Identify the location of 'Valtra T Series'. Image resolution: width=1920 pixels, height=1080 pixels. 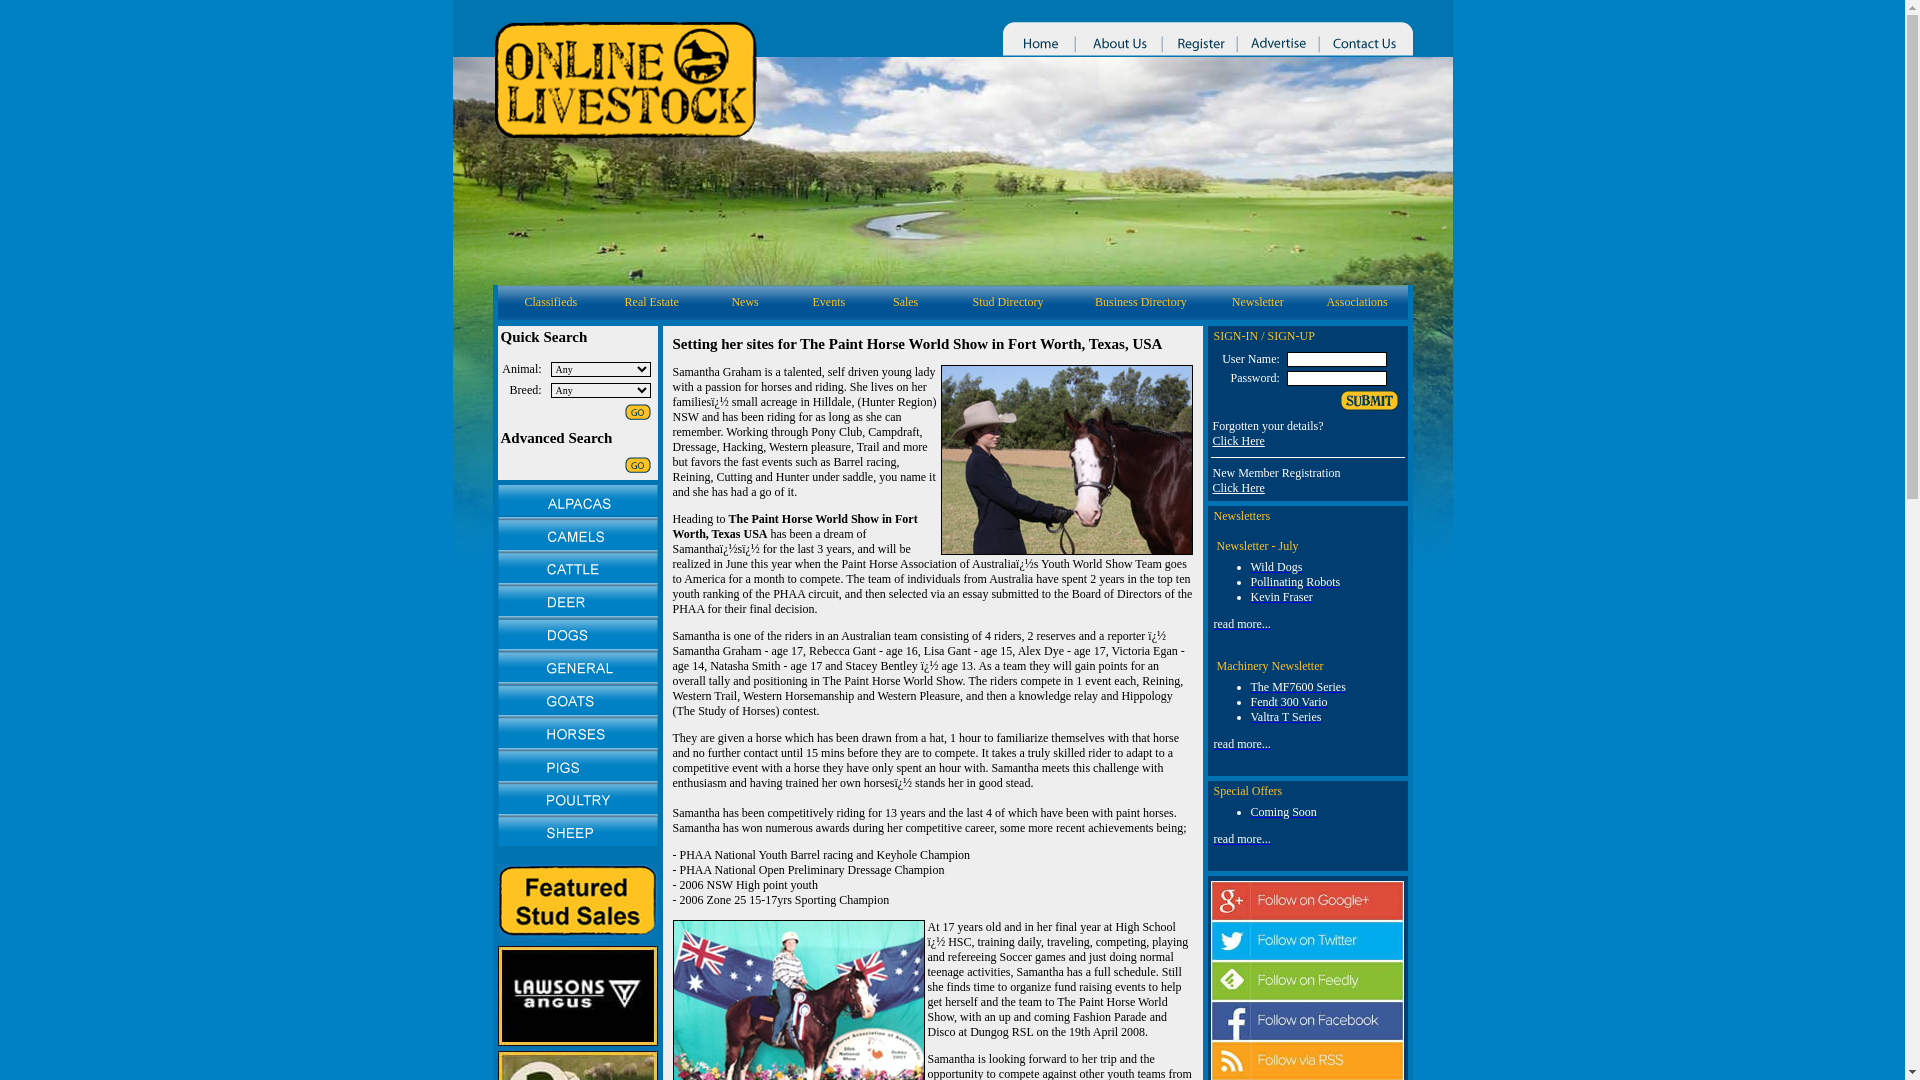
(1285, 716).